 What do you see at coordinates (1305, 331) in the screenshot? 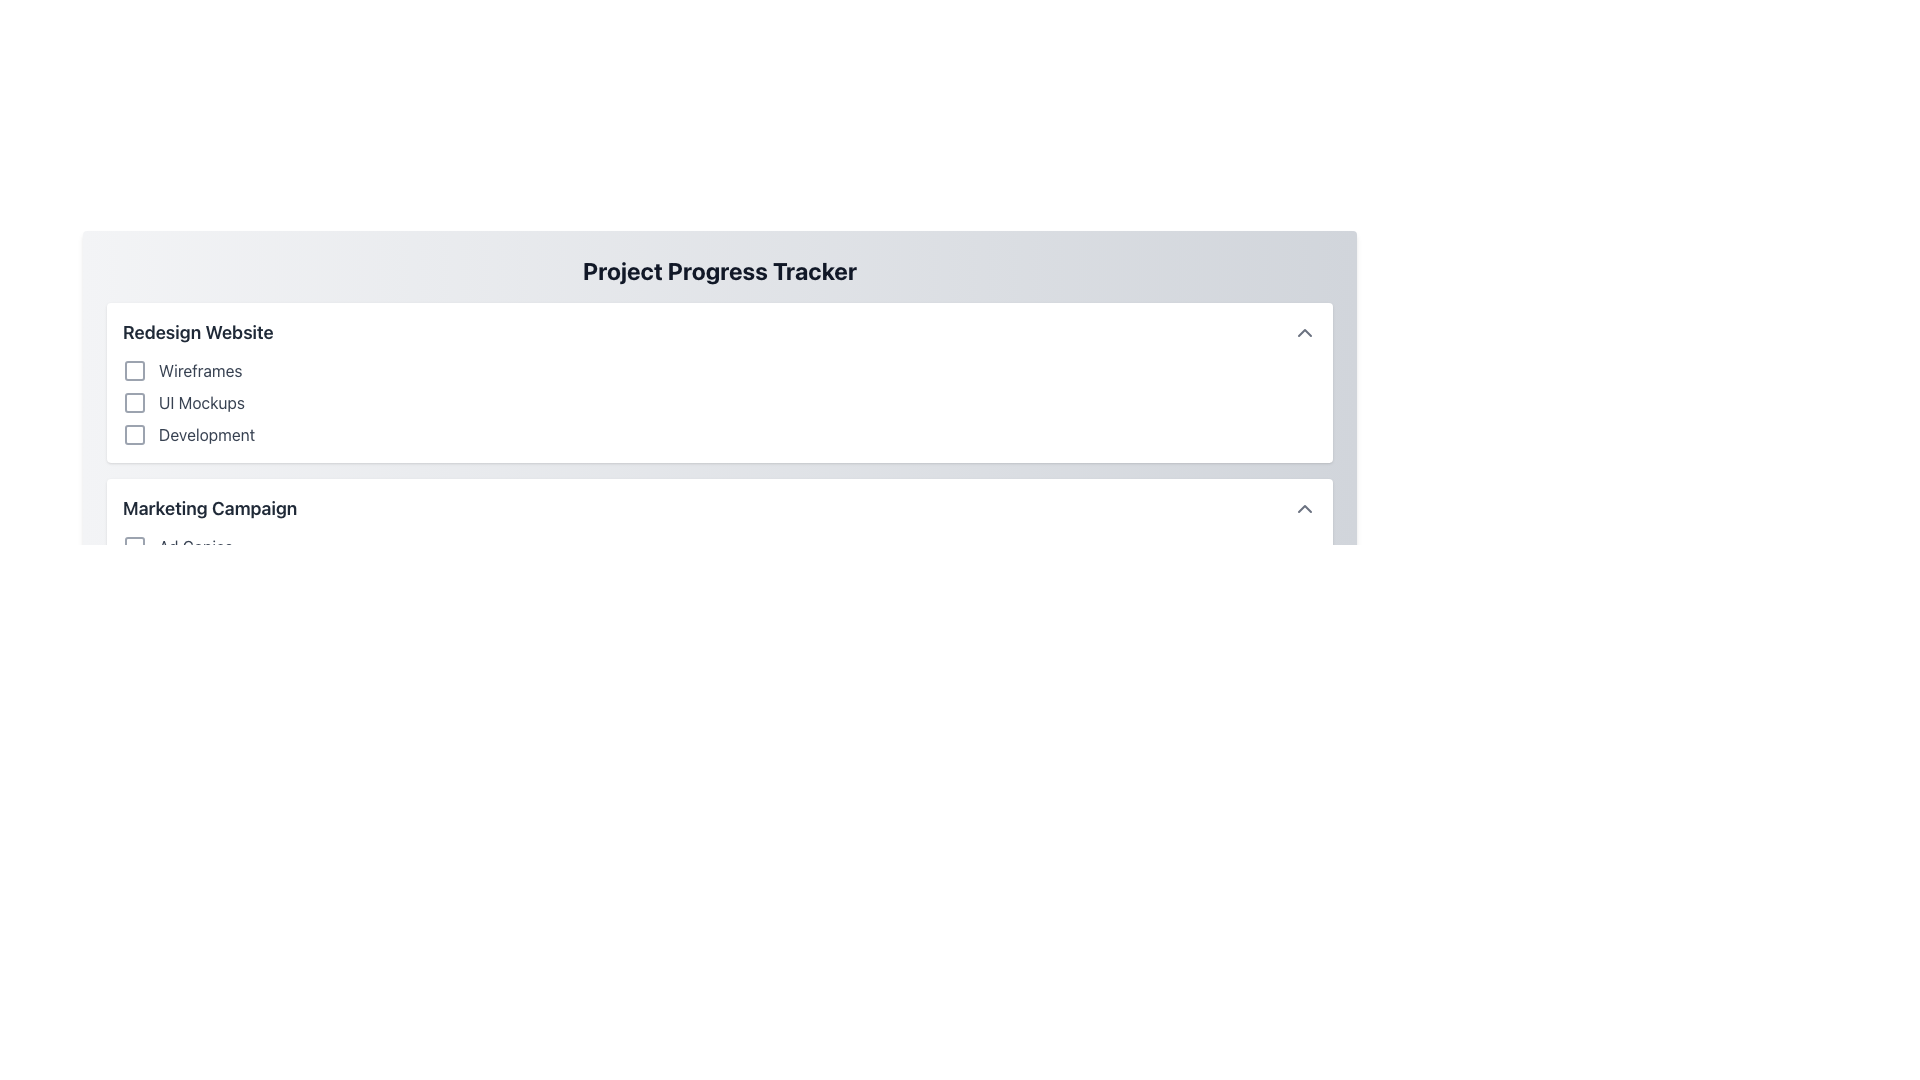
I see `the upward pointing chevron button styled in gray, located at the far right of the 'Redesign Website' section` at bounding box center [1305, 331].